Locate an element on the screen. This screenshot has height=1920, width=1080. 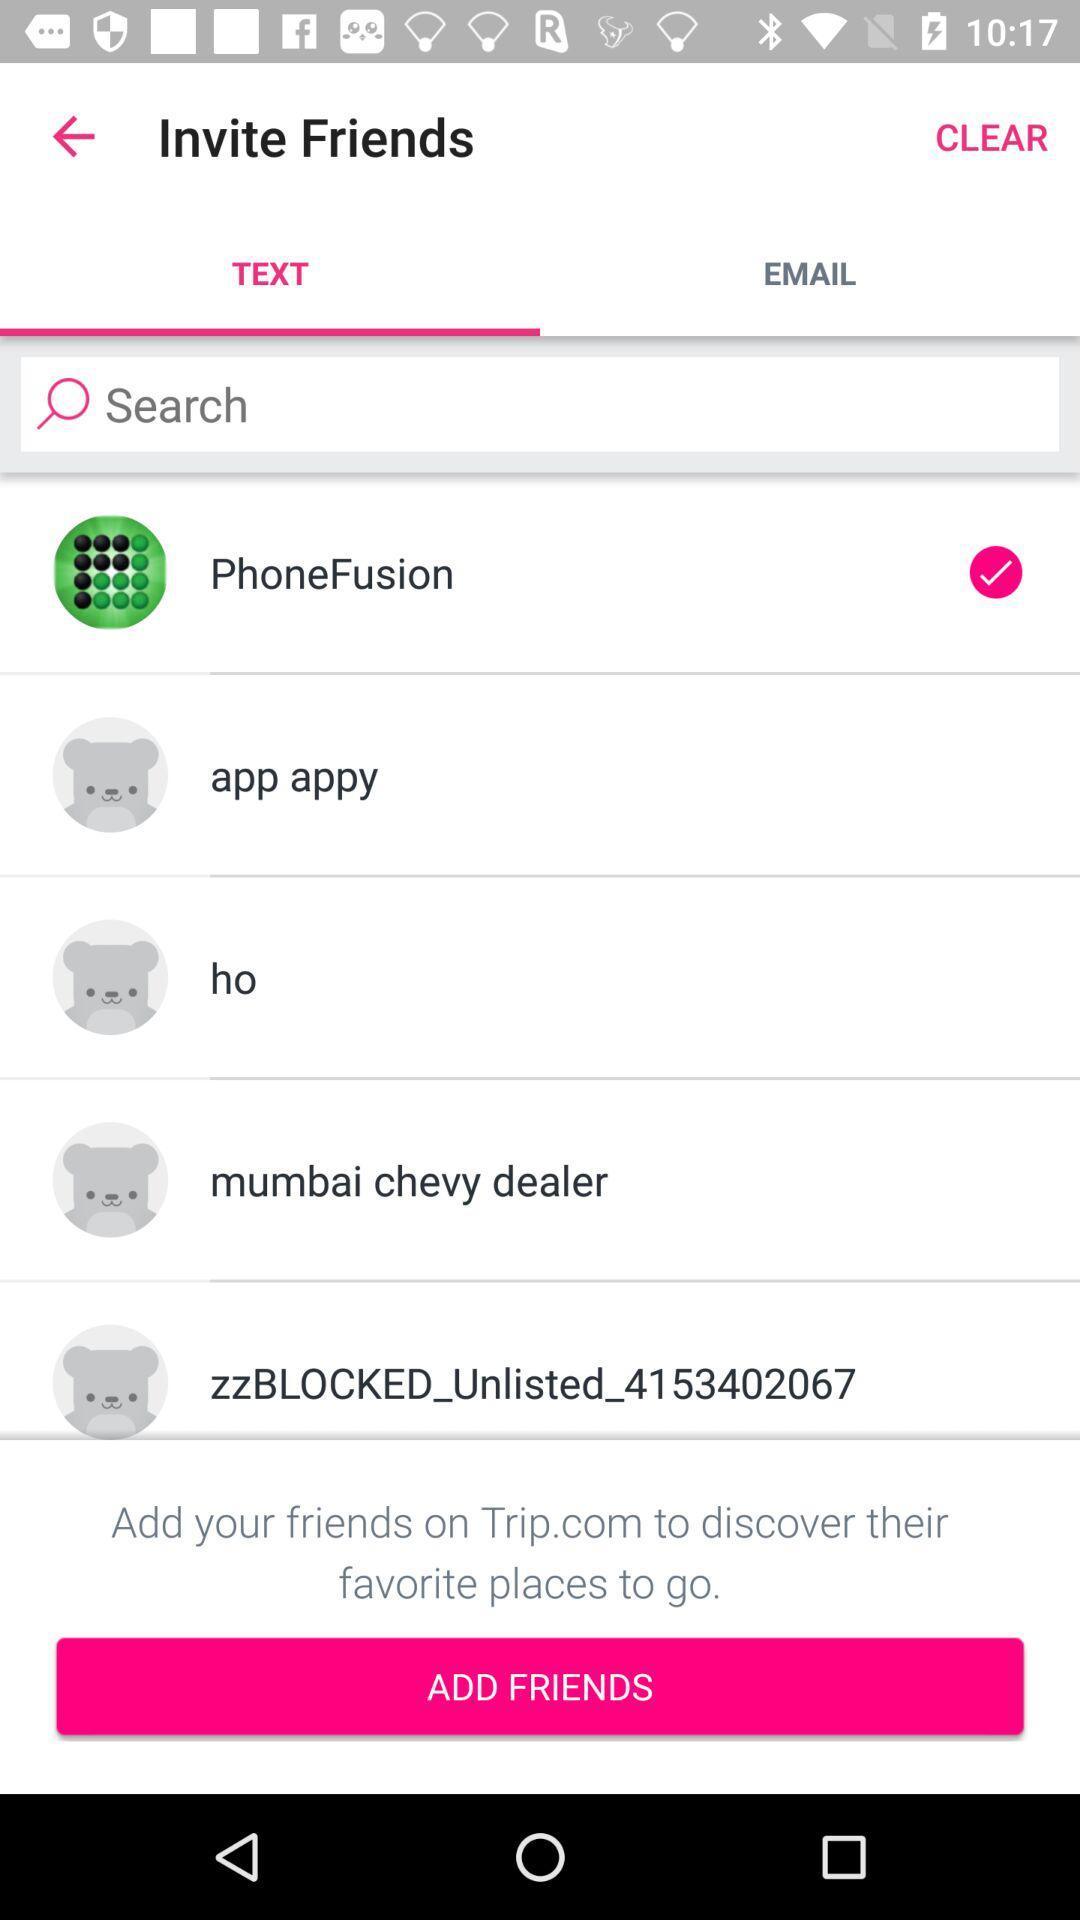
mumbai chevy dealer item is located at coordinates (617, 1179).